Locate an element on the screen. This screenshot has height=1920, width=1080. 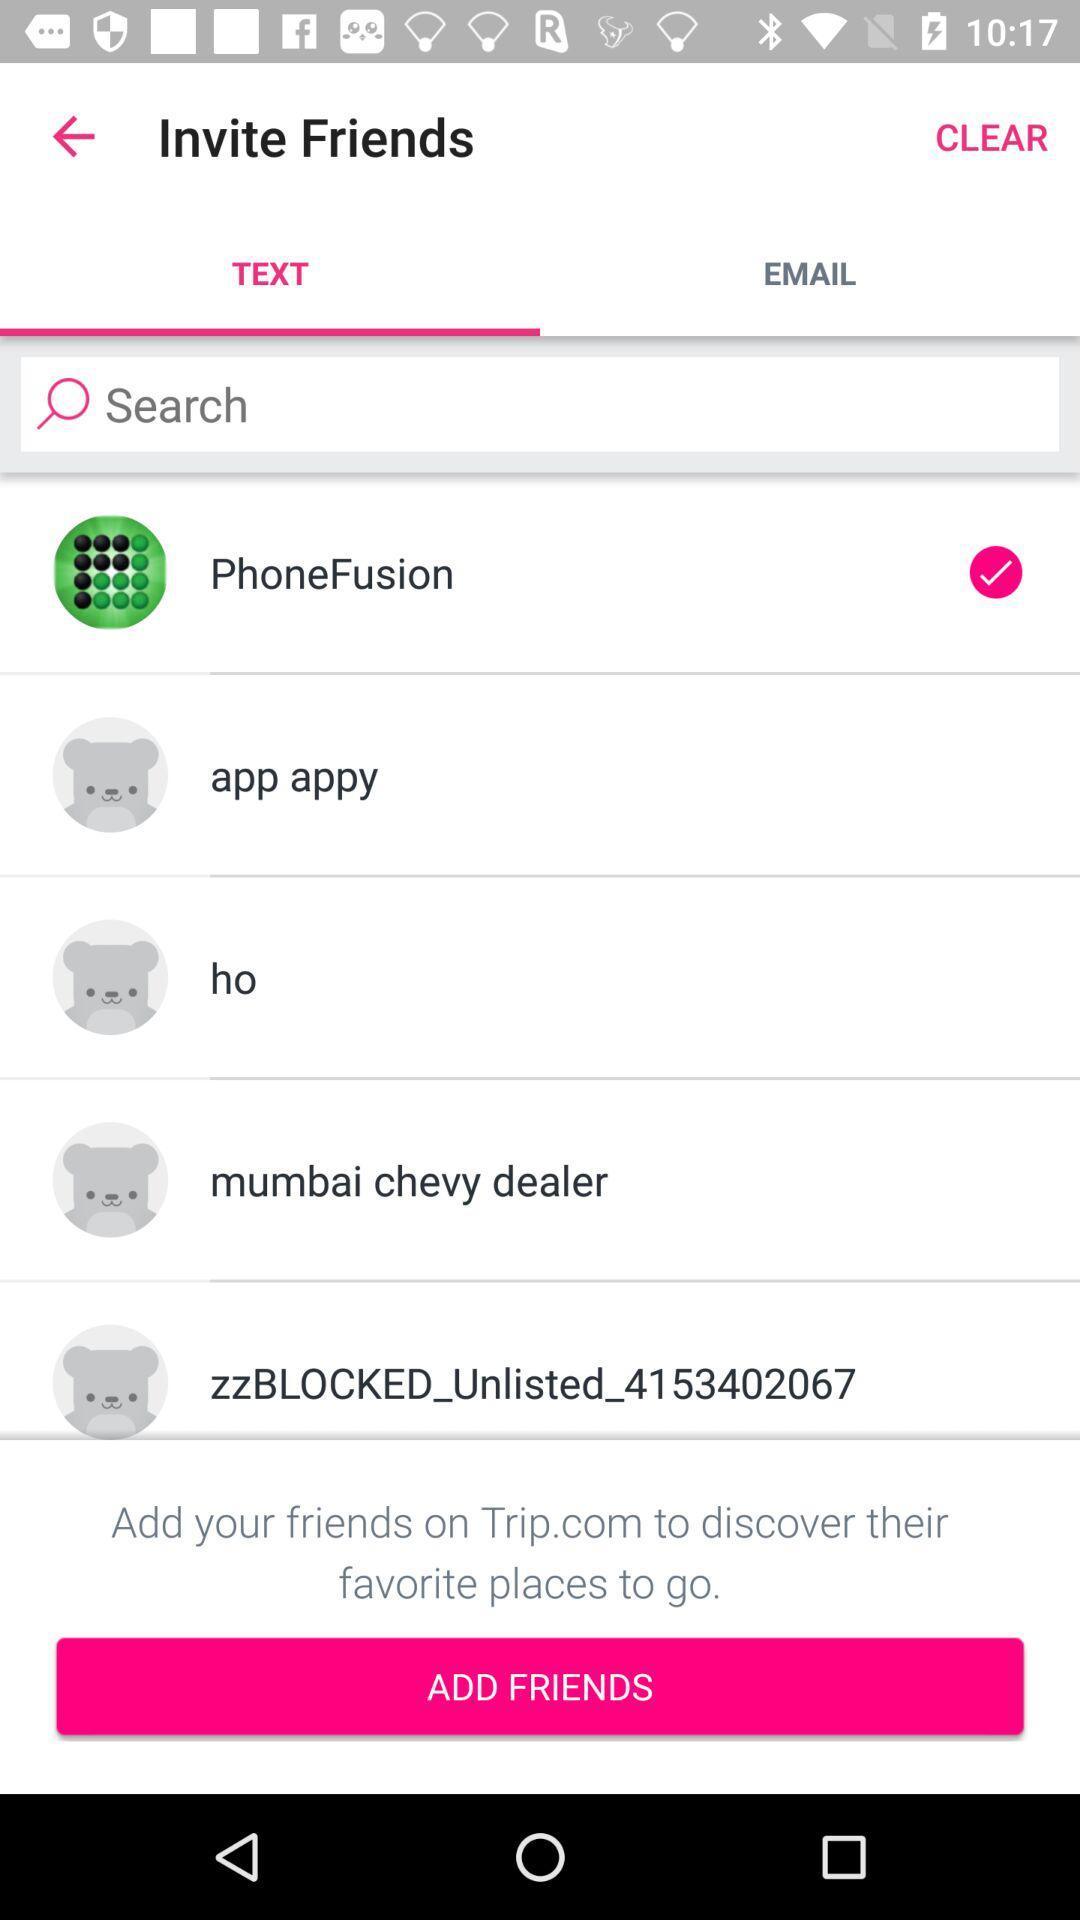
mumbai chevy dealer item is located at coordinates (617, 1179).